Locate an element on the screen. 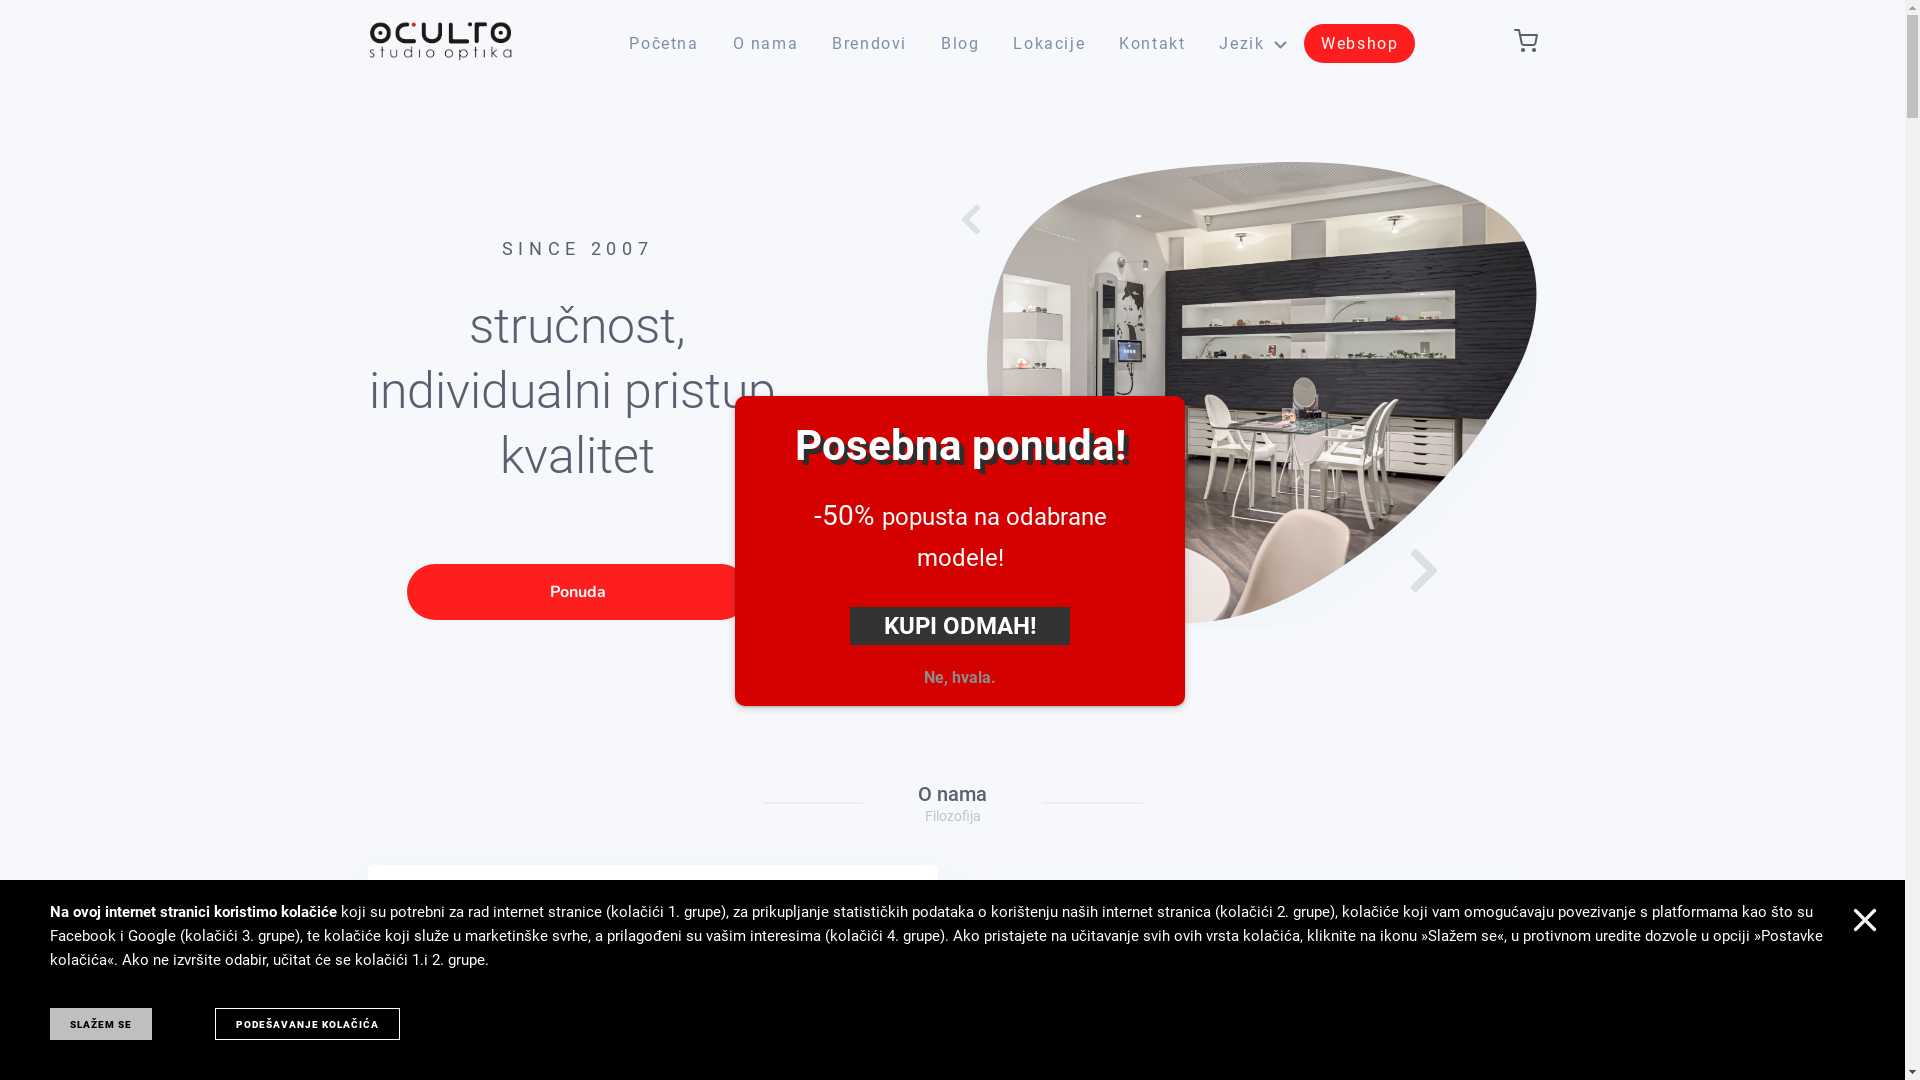 The image size is (1920, 1080). 'Lokacije' is located at coordinates (1048, 43).